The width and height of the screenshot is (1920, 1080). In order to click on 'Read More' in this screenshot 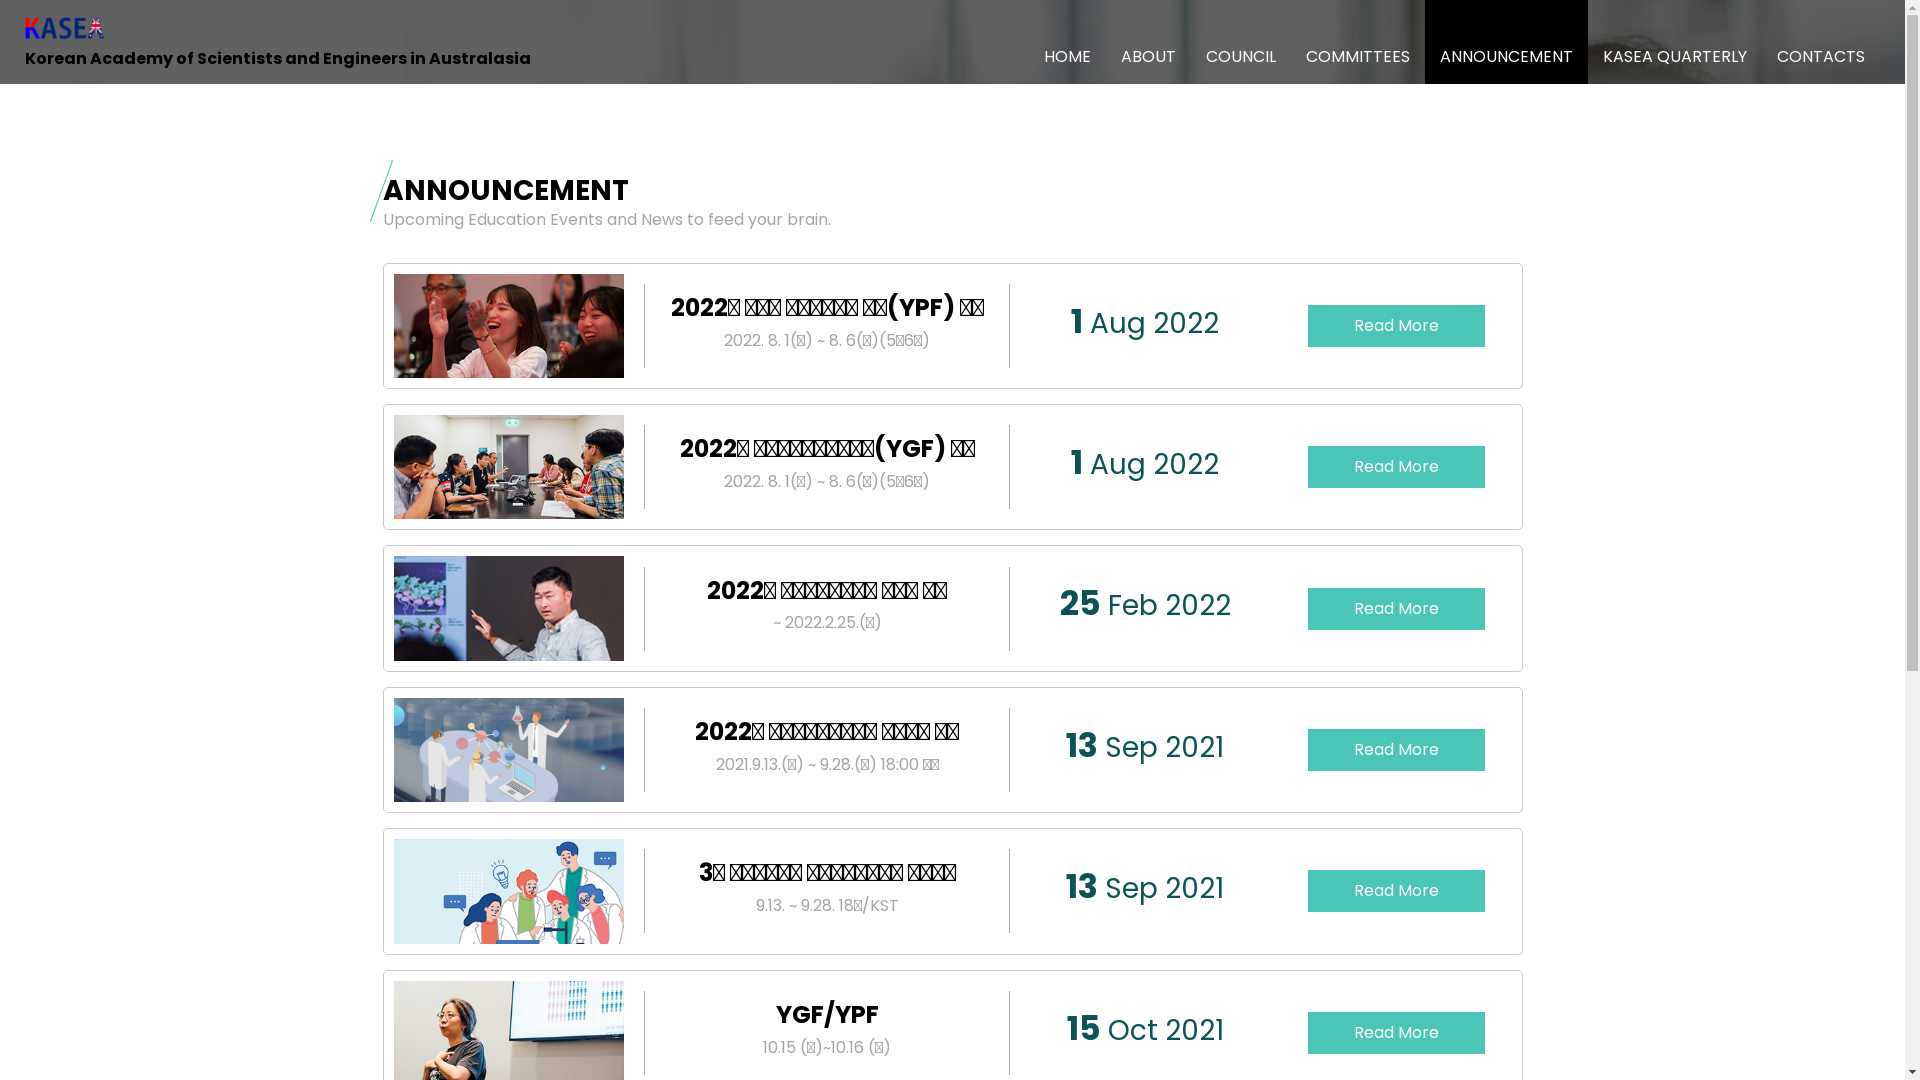, I will do `click(1395, 890)`.